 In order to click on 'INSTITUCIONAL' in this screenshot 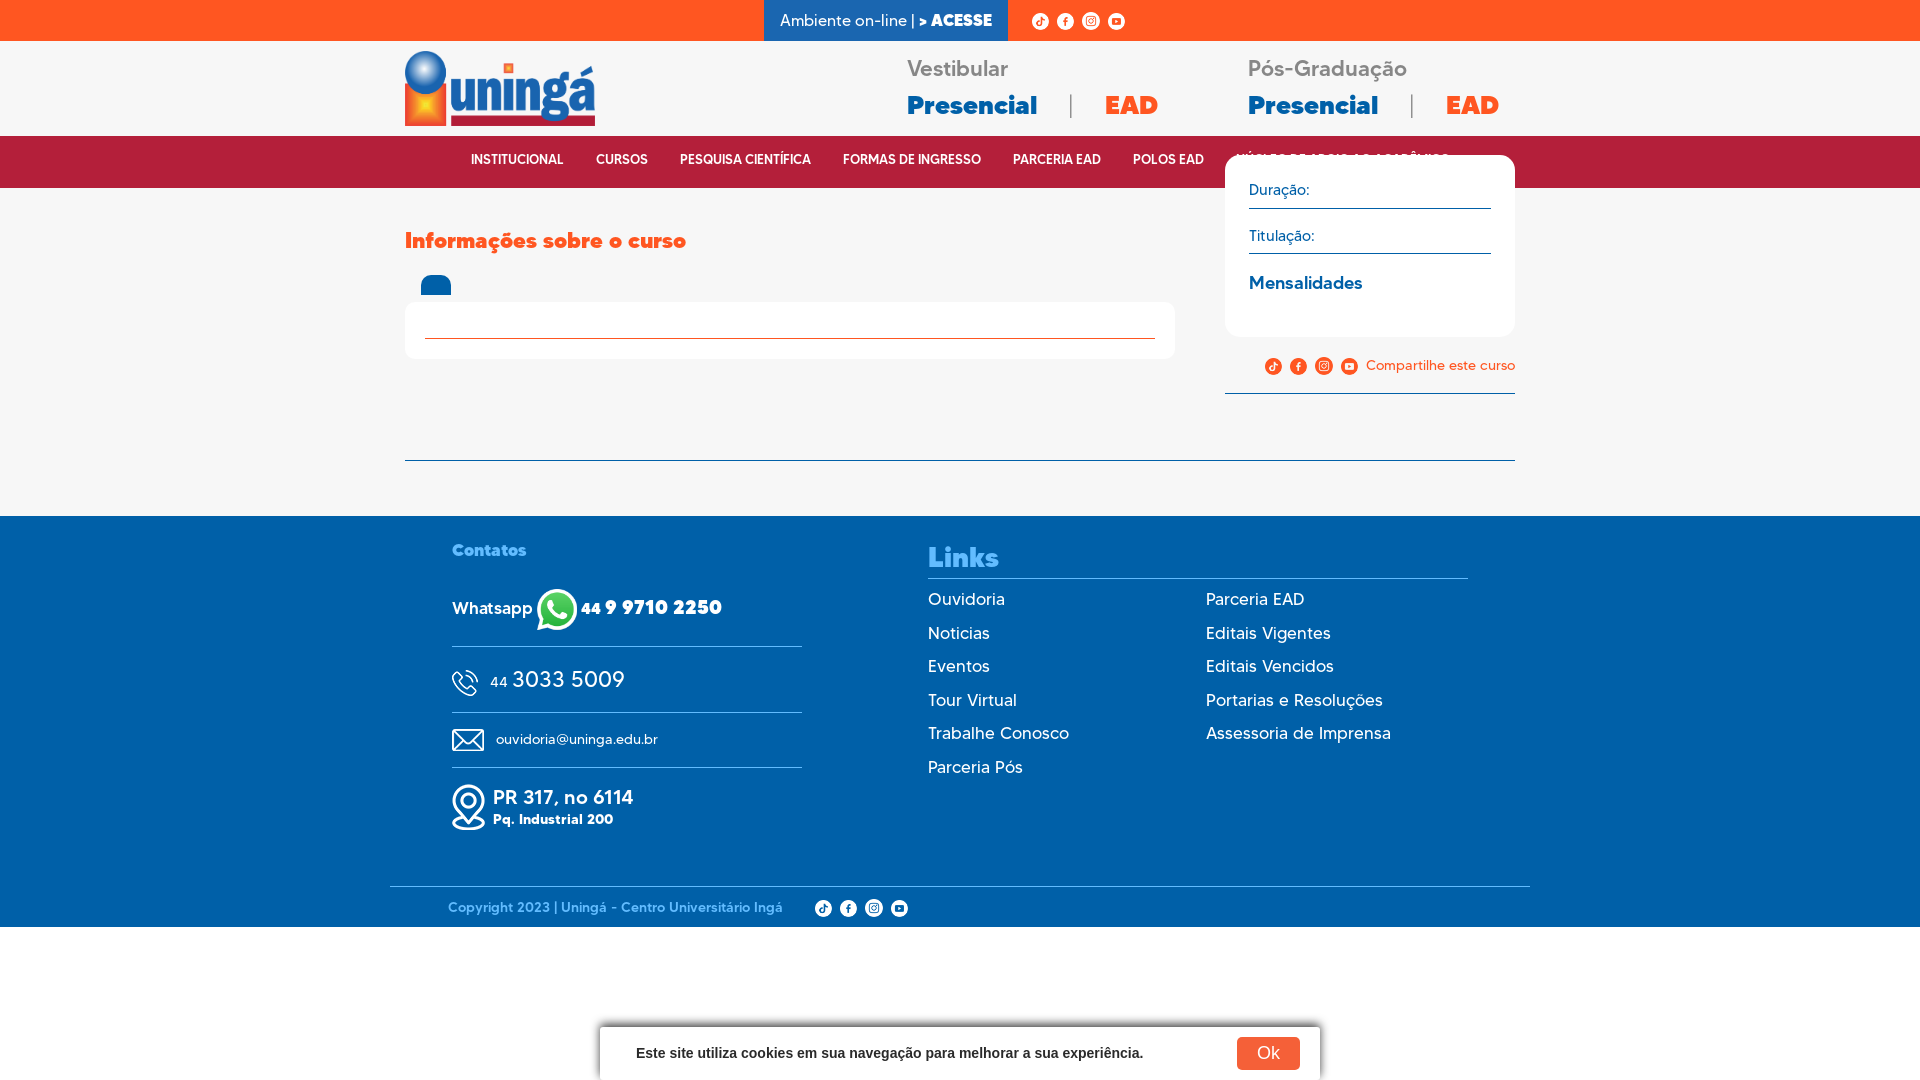, I will do `click(516, 161)`.